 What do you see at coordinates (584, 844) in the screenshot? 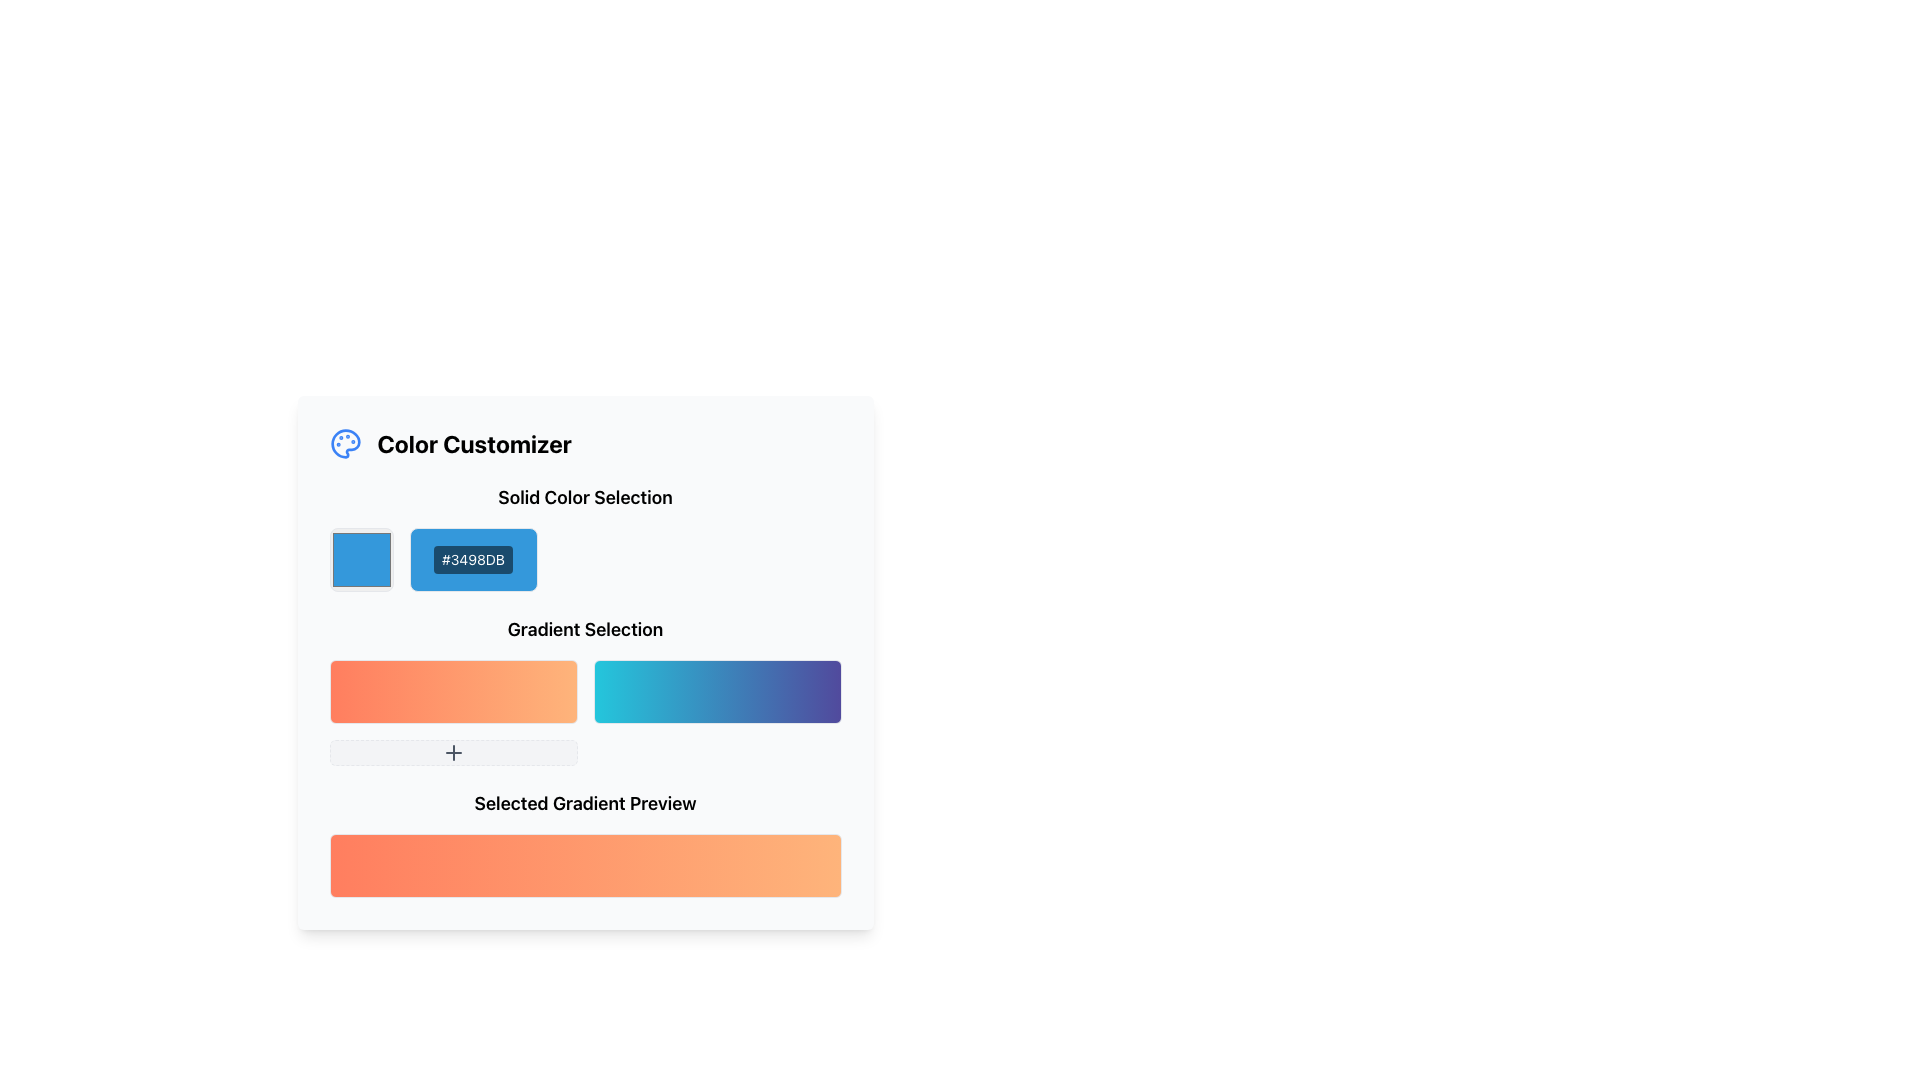
I see `the gradient preview displayed in the Preview Display located at the bottom of the 'Color Customizer' section` at bounding box center [584, 844].